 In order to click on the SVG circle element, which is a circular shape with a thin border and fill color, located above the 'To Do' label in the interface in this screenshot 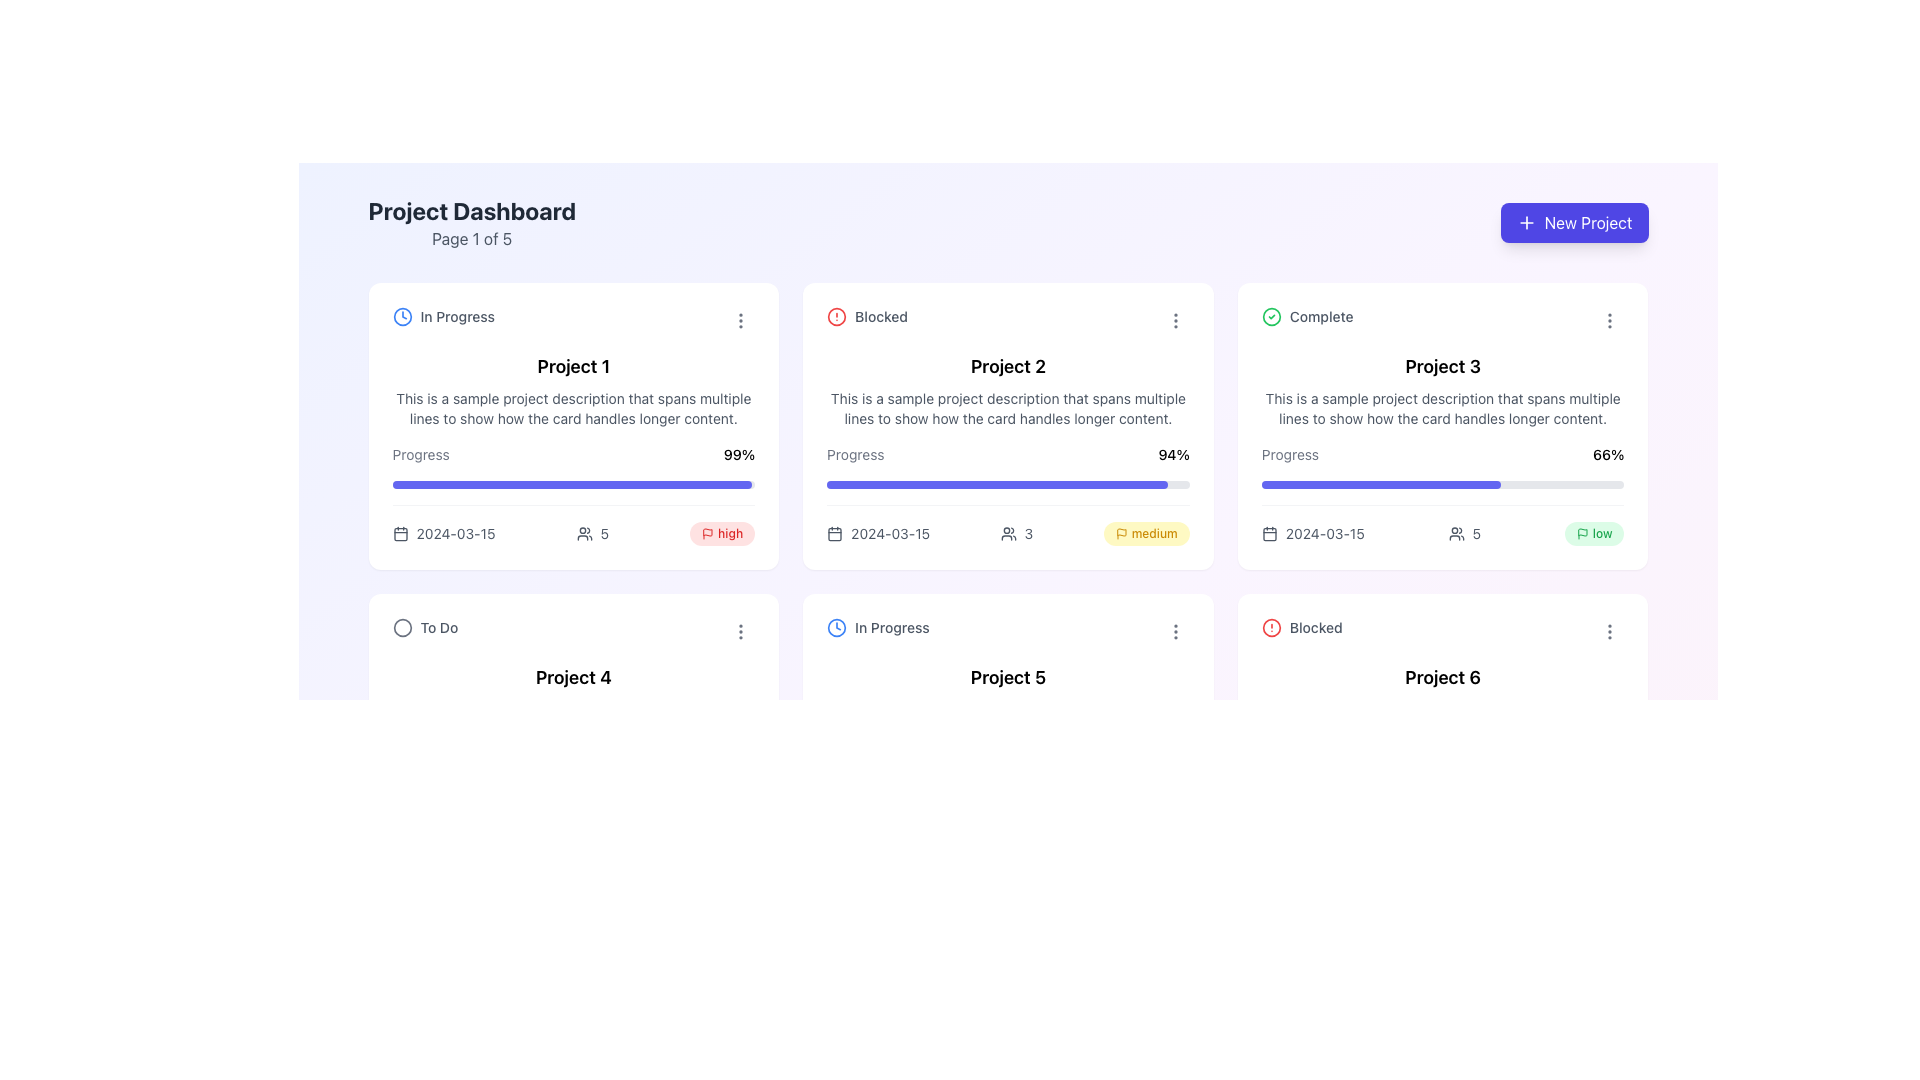, I will do `click(401, 627)`.